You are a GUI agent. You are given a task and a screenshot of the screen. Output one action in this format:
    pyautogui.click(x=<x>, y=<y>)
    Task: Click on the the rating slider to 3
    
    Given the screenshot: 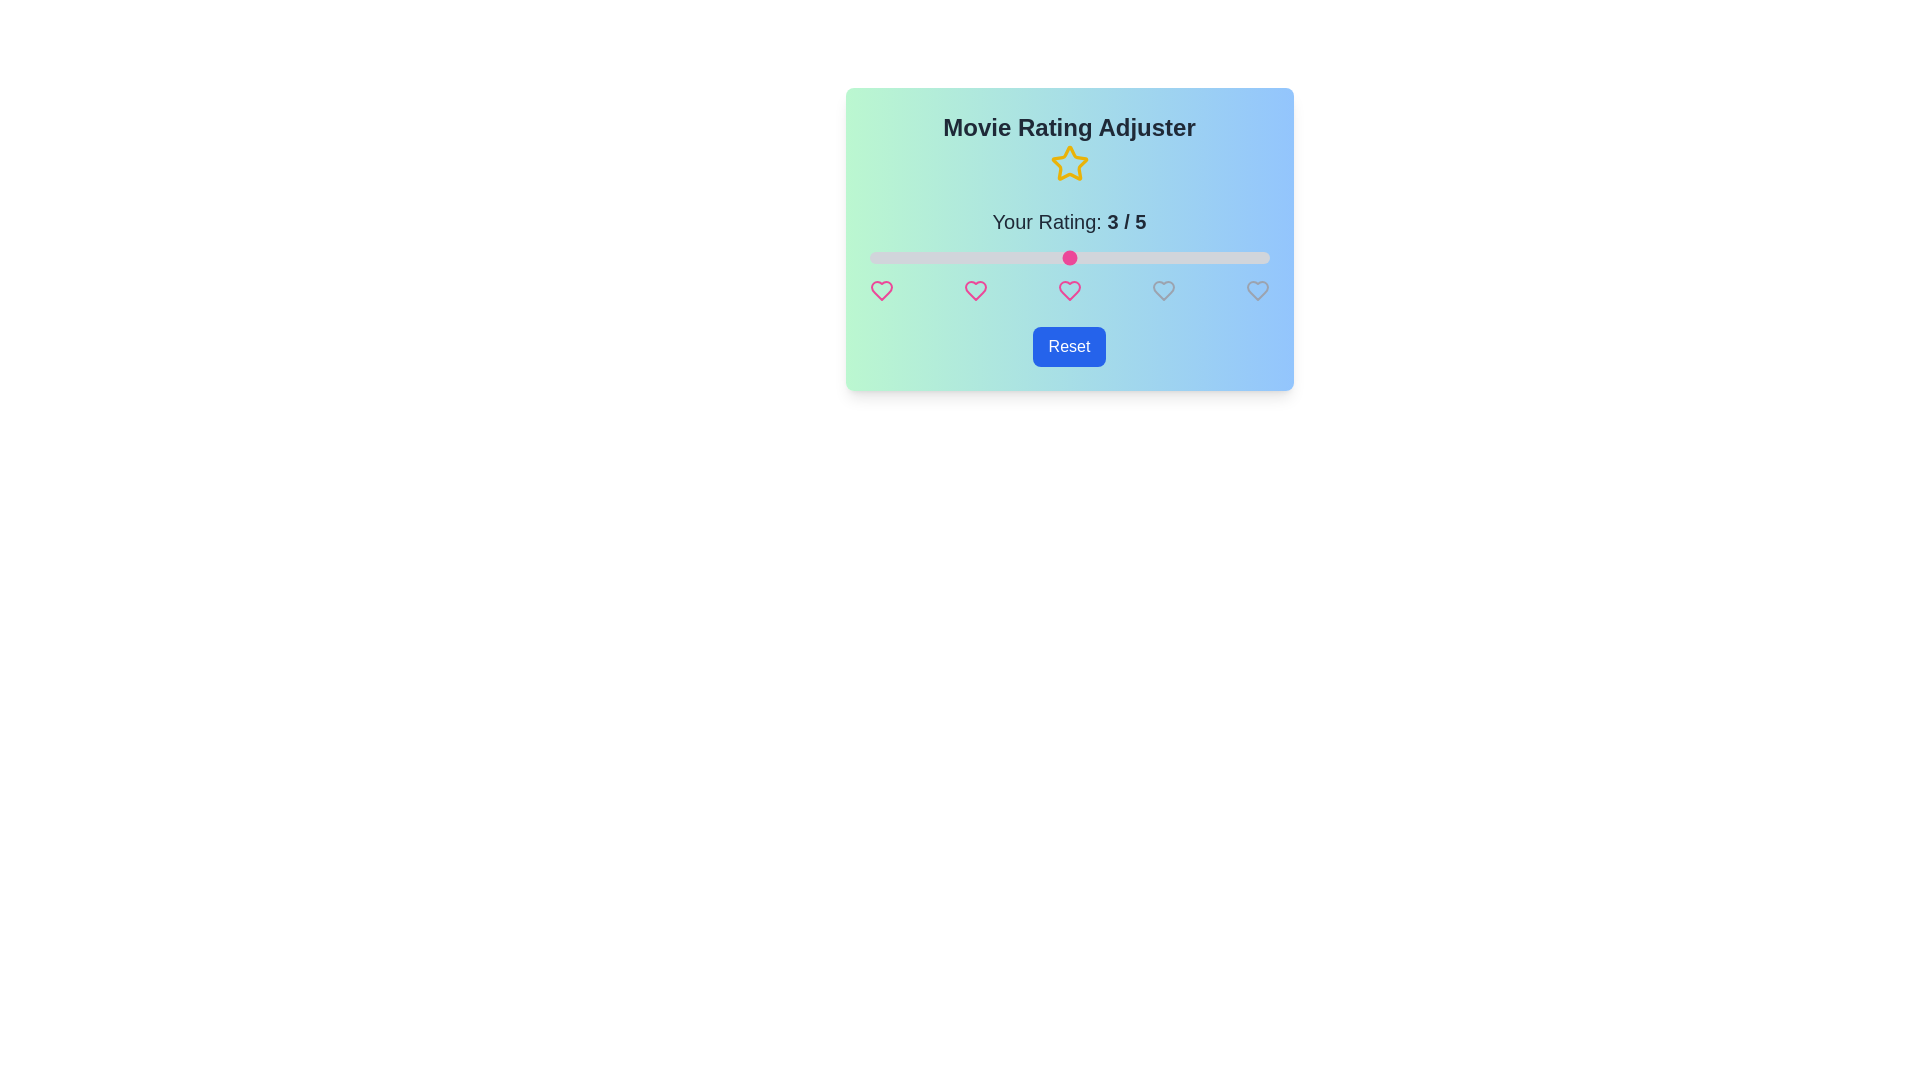 What is the action you would take?
    pyautogui.click(x=1068, y=257)
    